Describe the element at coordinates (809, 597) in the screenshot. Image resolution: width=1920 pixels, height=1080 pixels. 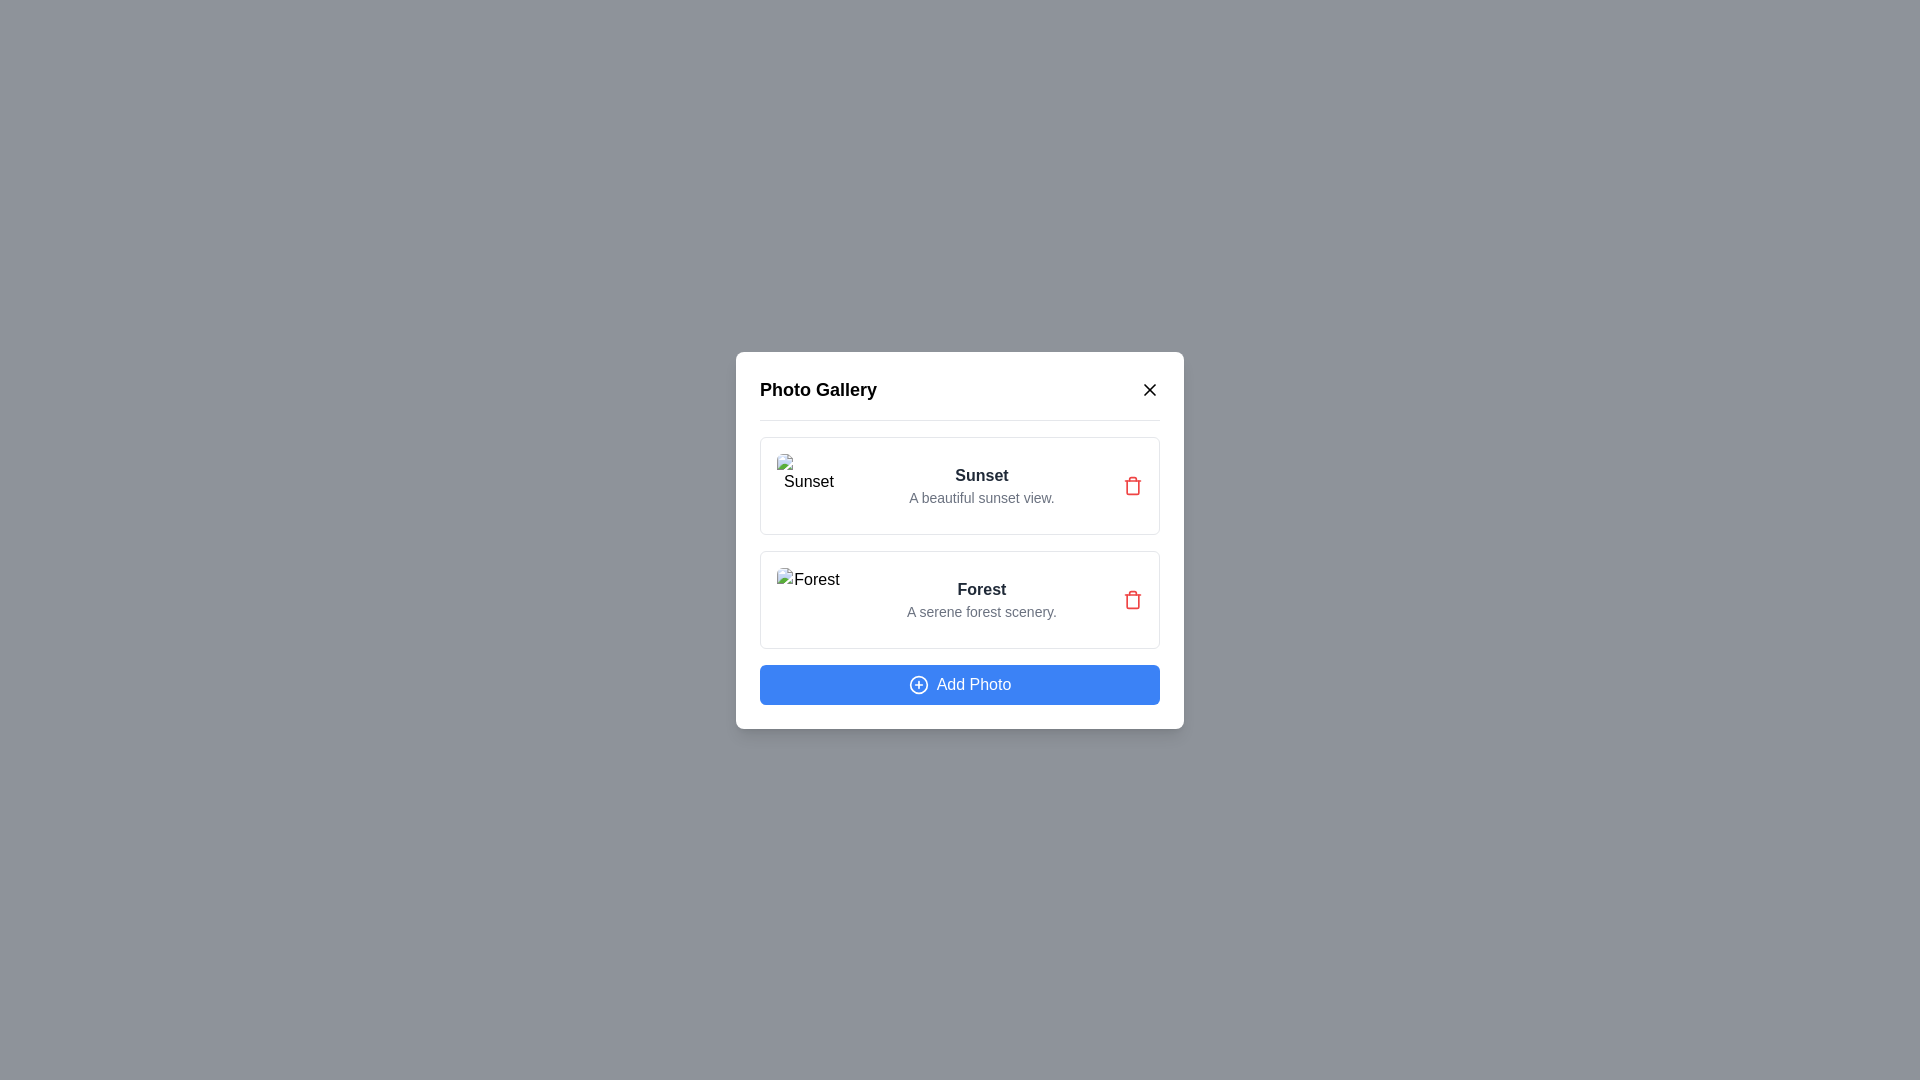
I see `the Image Thumbnail representing the 'Forest' description` at that location.